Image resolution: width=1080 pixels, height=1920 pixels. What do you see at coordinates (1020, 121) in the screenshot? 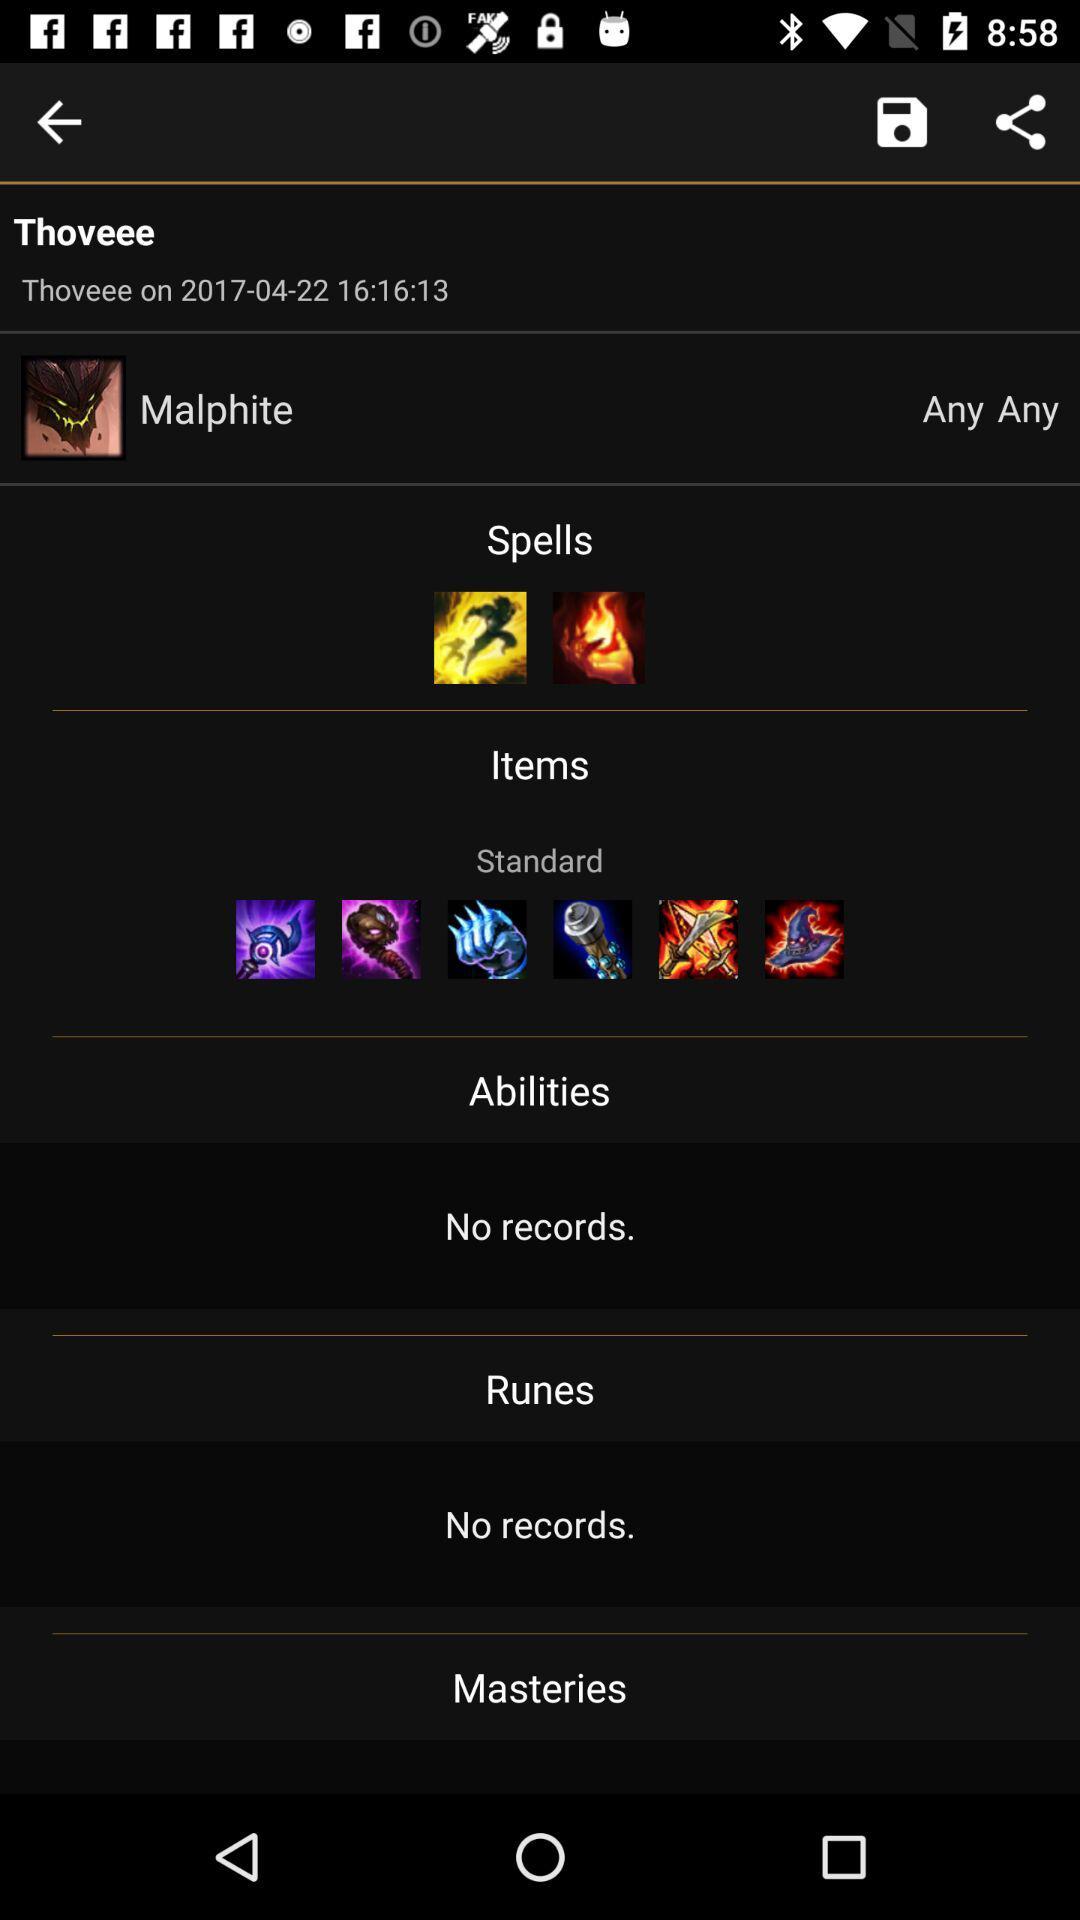
I see `share` at bounding box center [1020, 121].